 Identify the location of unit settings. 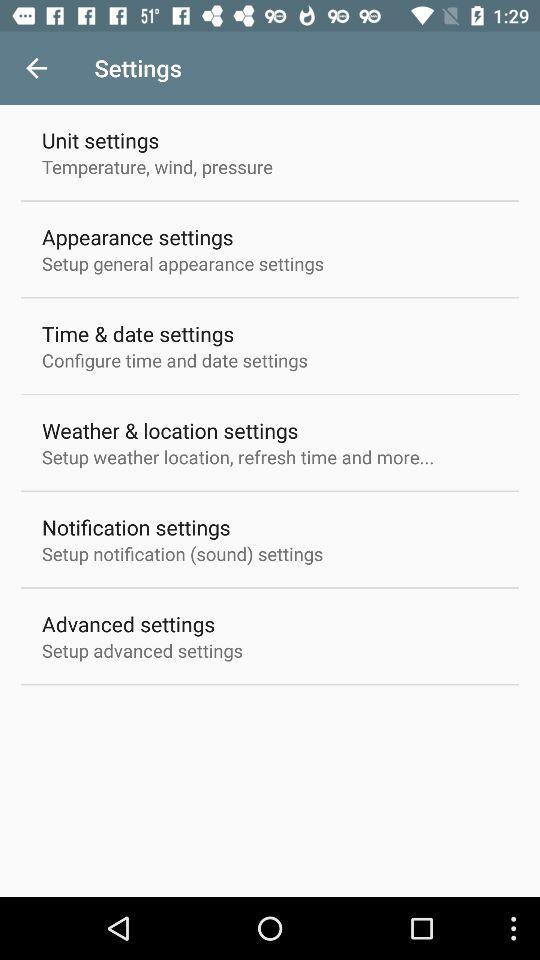
(99, 139).